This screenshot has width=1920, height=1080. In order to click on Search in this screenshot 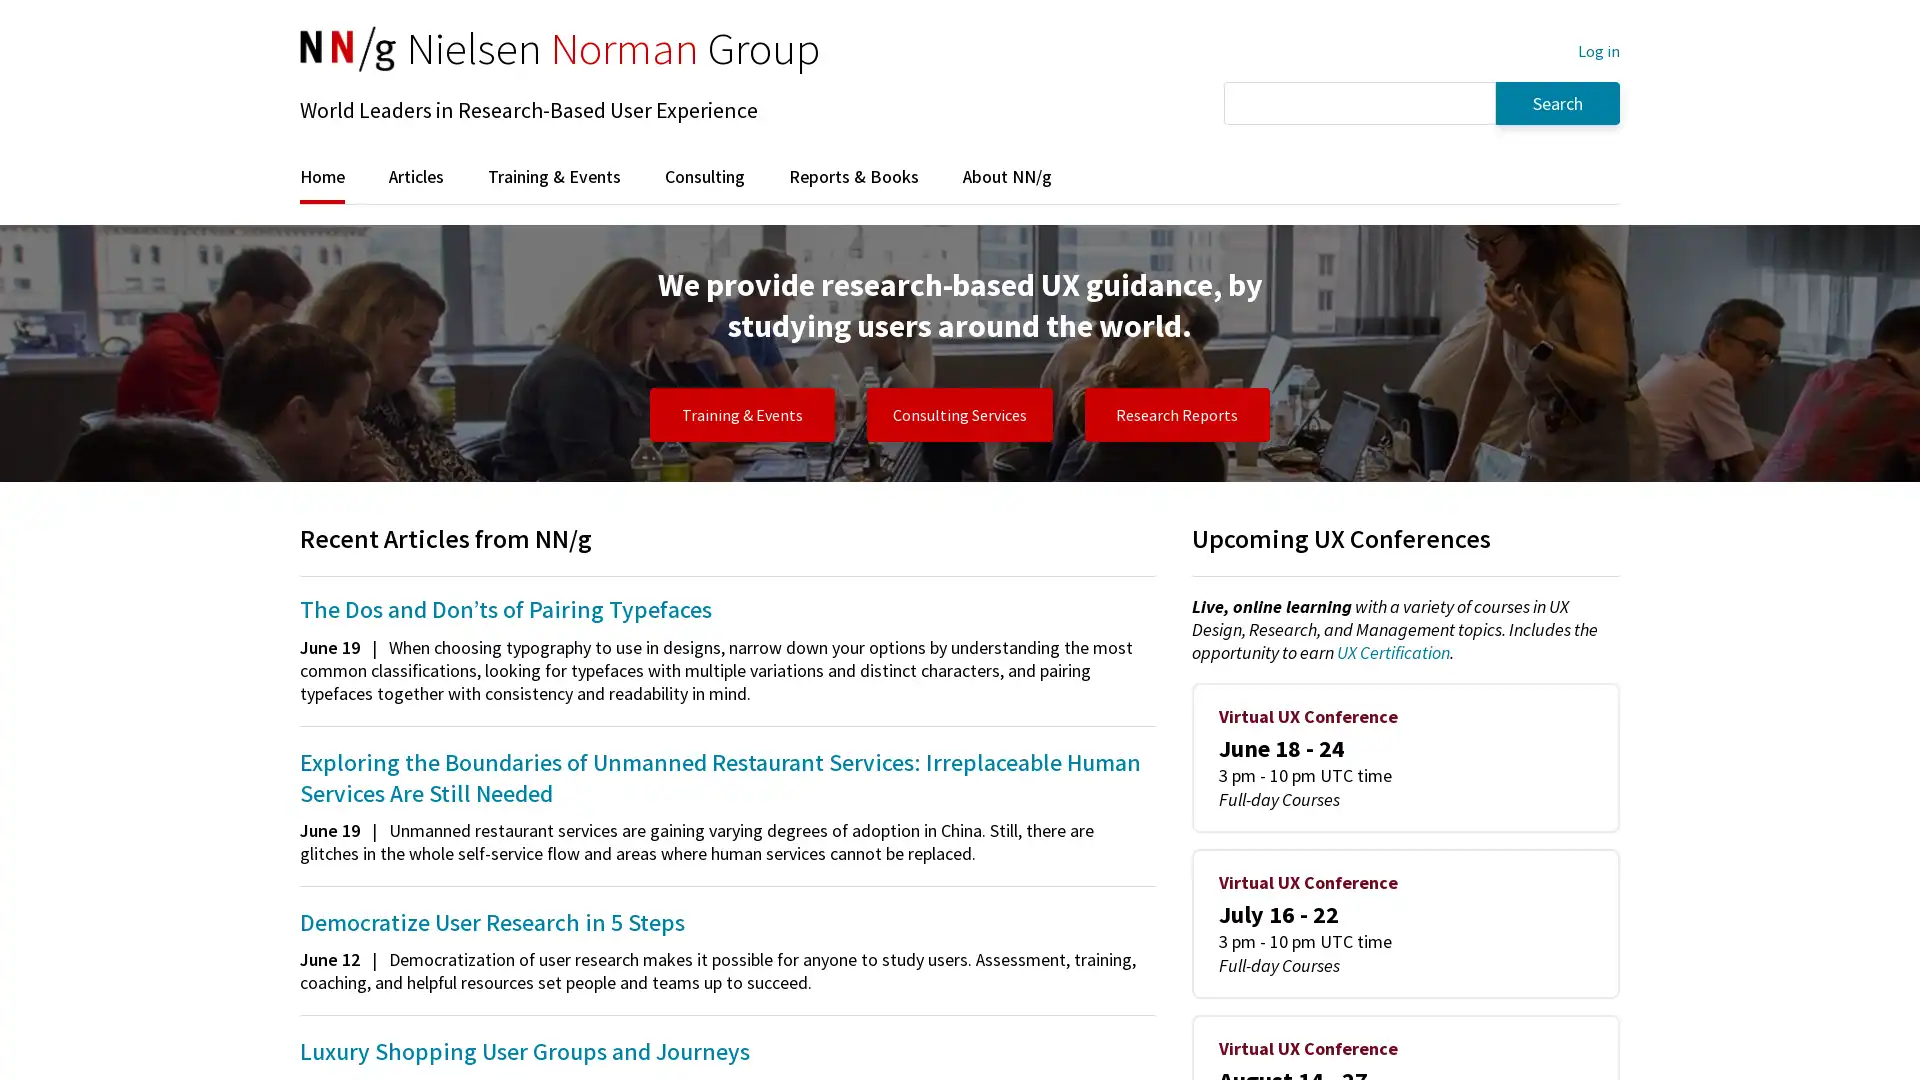, I will do `click(1557, 102)`.